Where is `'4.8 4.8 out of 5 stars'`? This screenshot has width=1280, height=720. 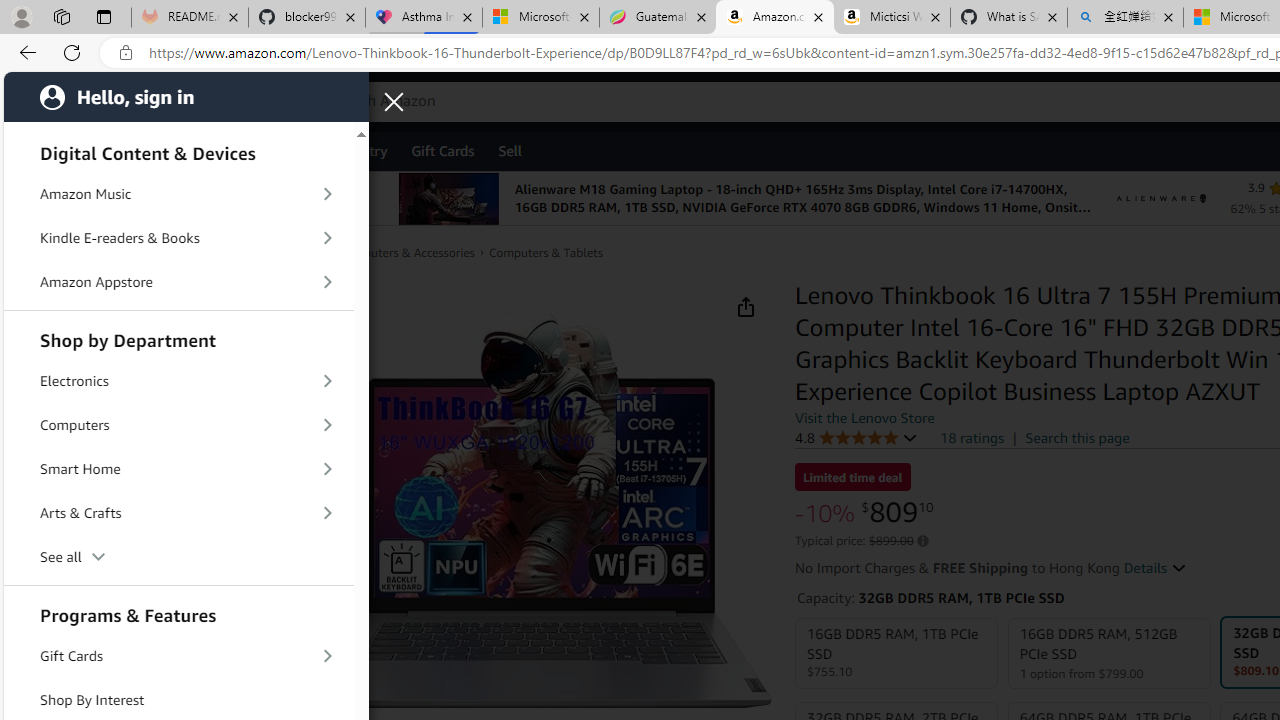 '4.8 4.8 out of 5 stars' is located at coordinates (856, 436).